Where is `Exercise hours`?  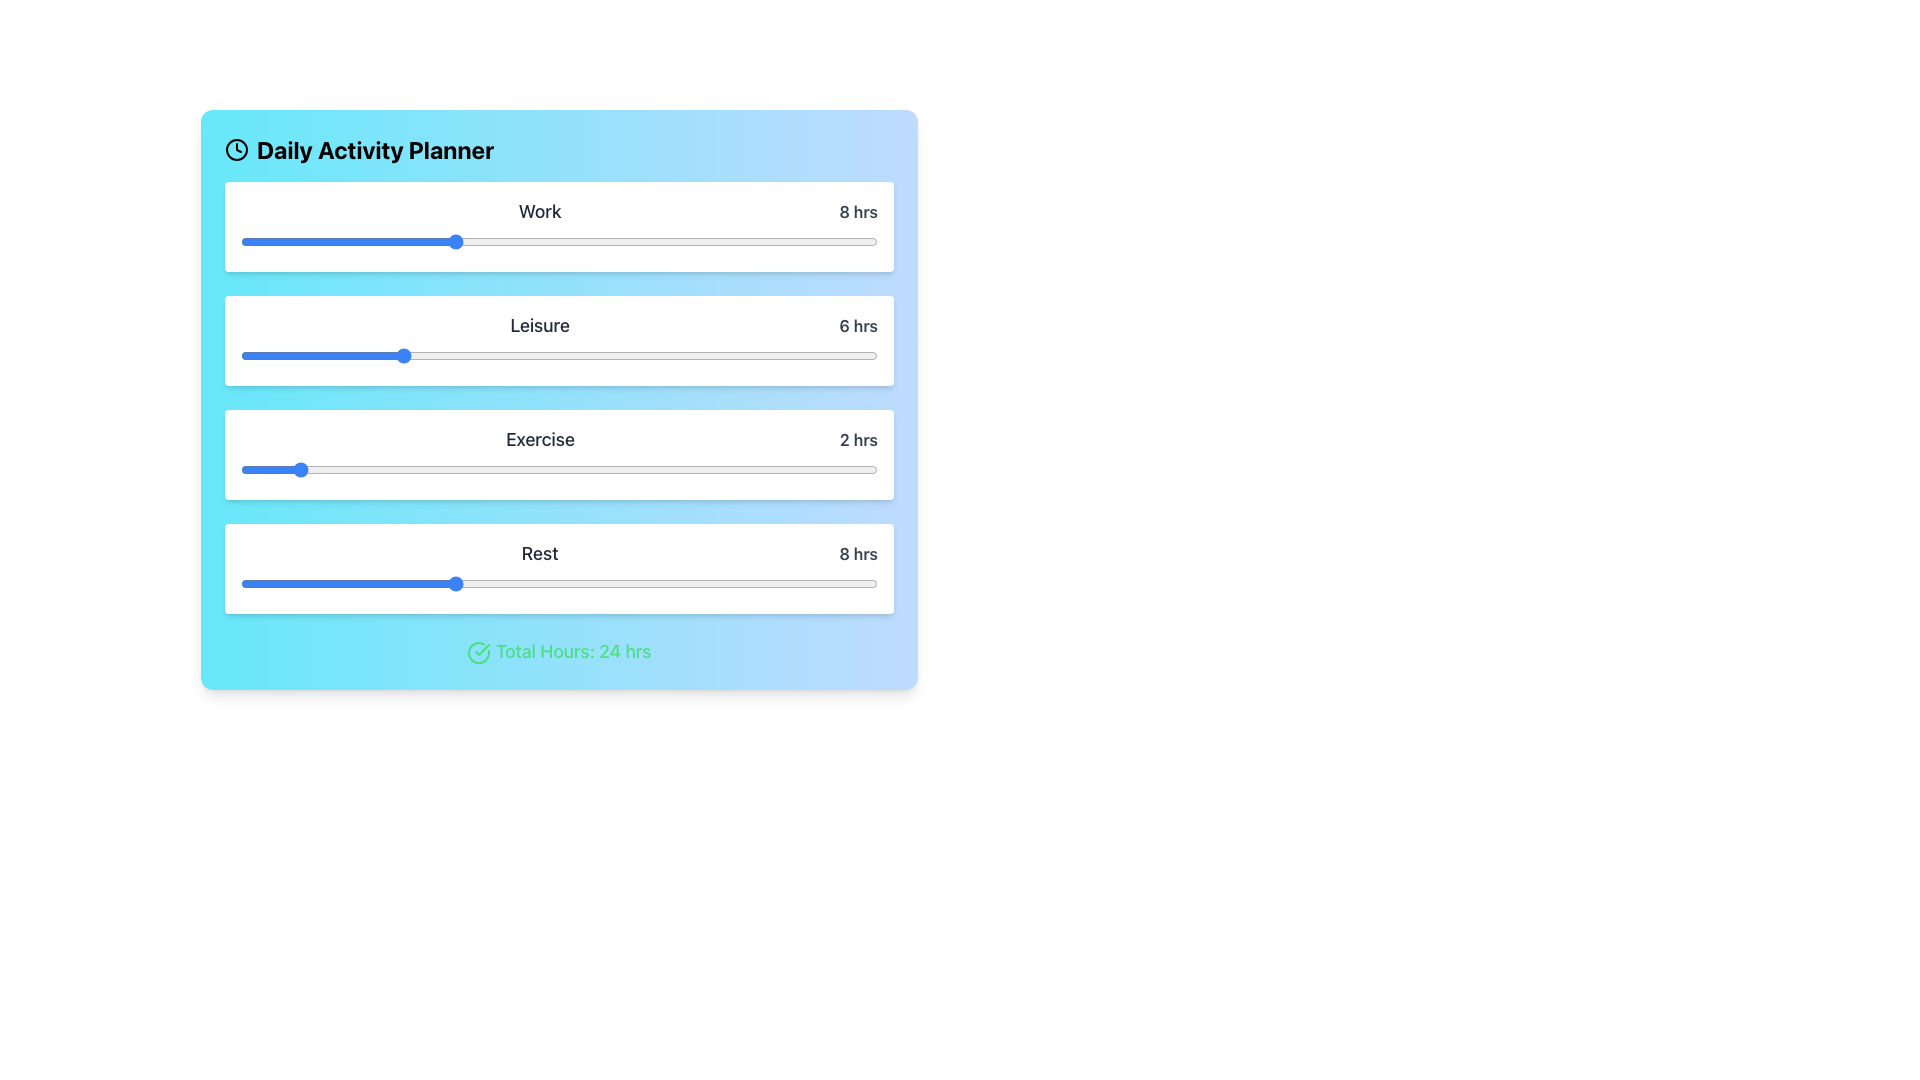 Exercise hours is located at coordinates (373, 470).